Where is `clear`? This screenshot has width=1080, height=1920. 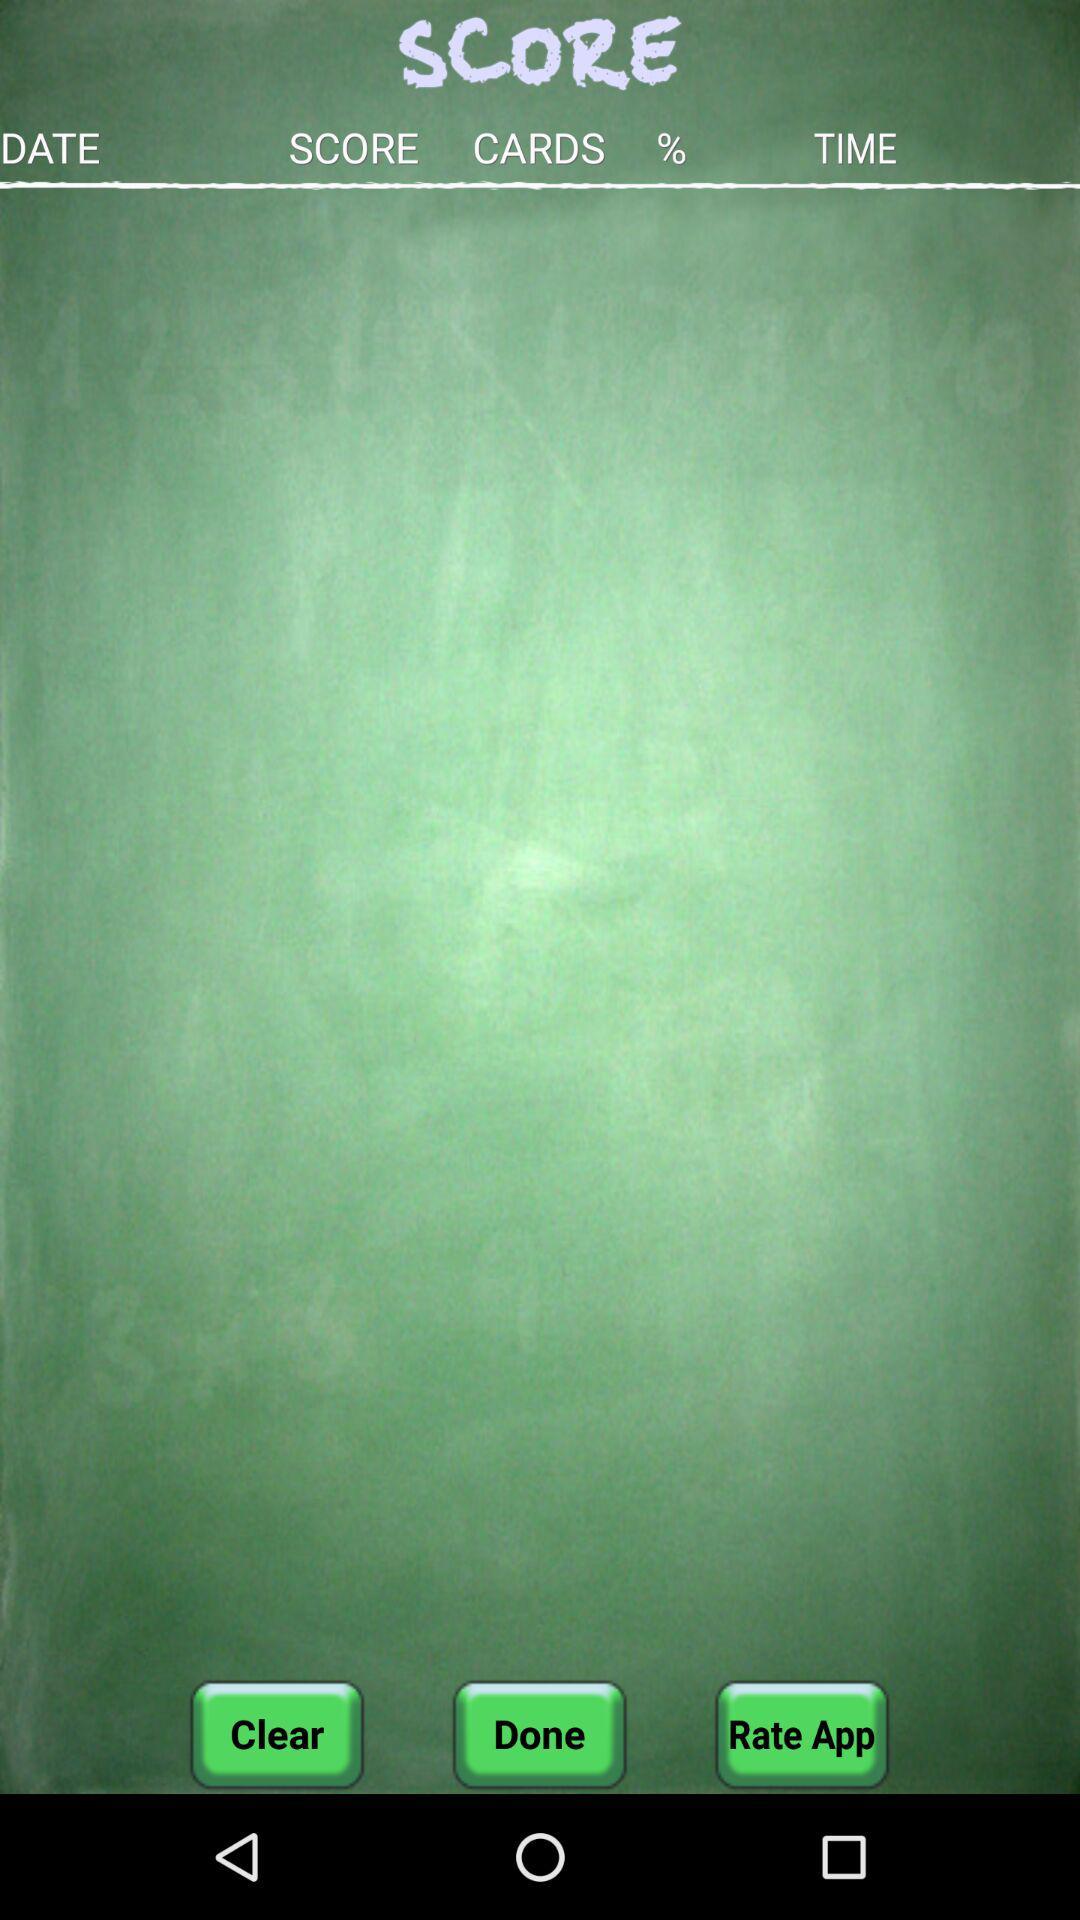 clear is located at coordinates (277, 1733).